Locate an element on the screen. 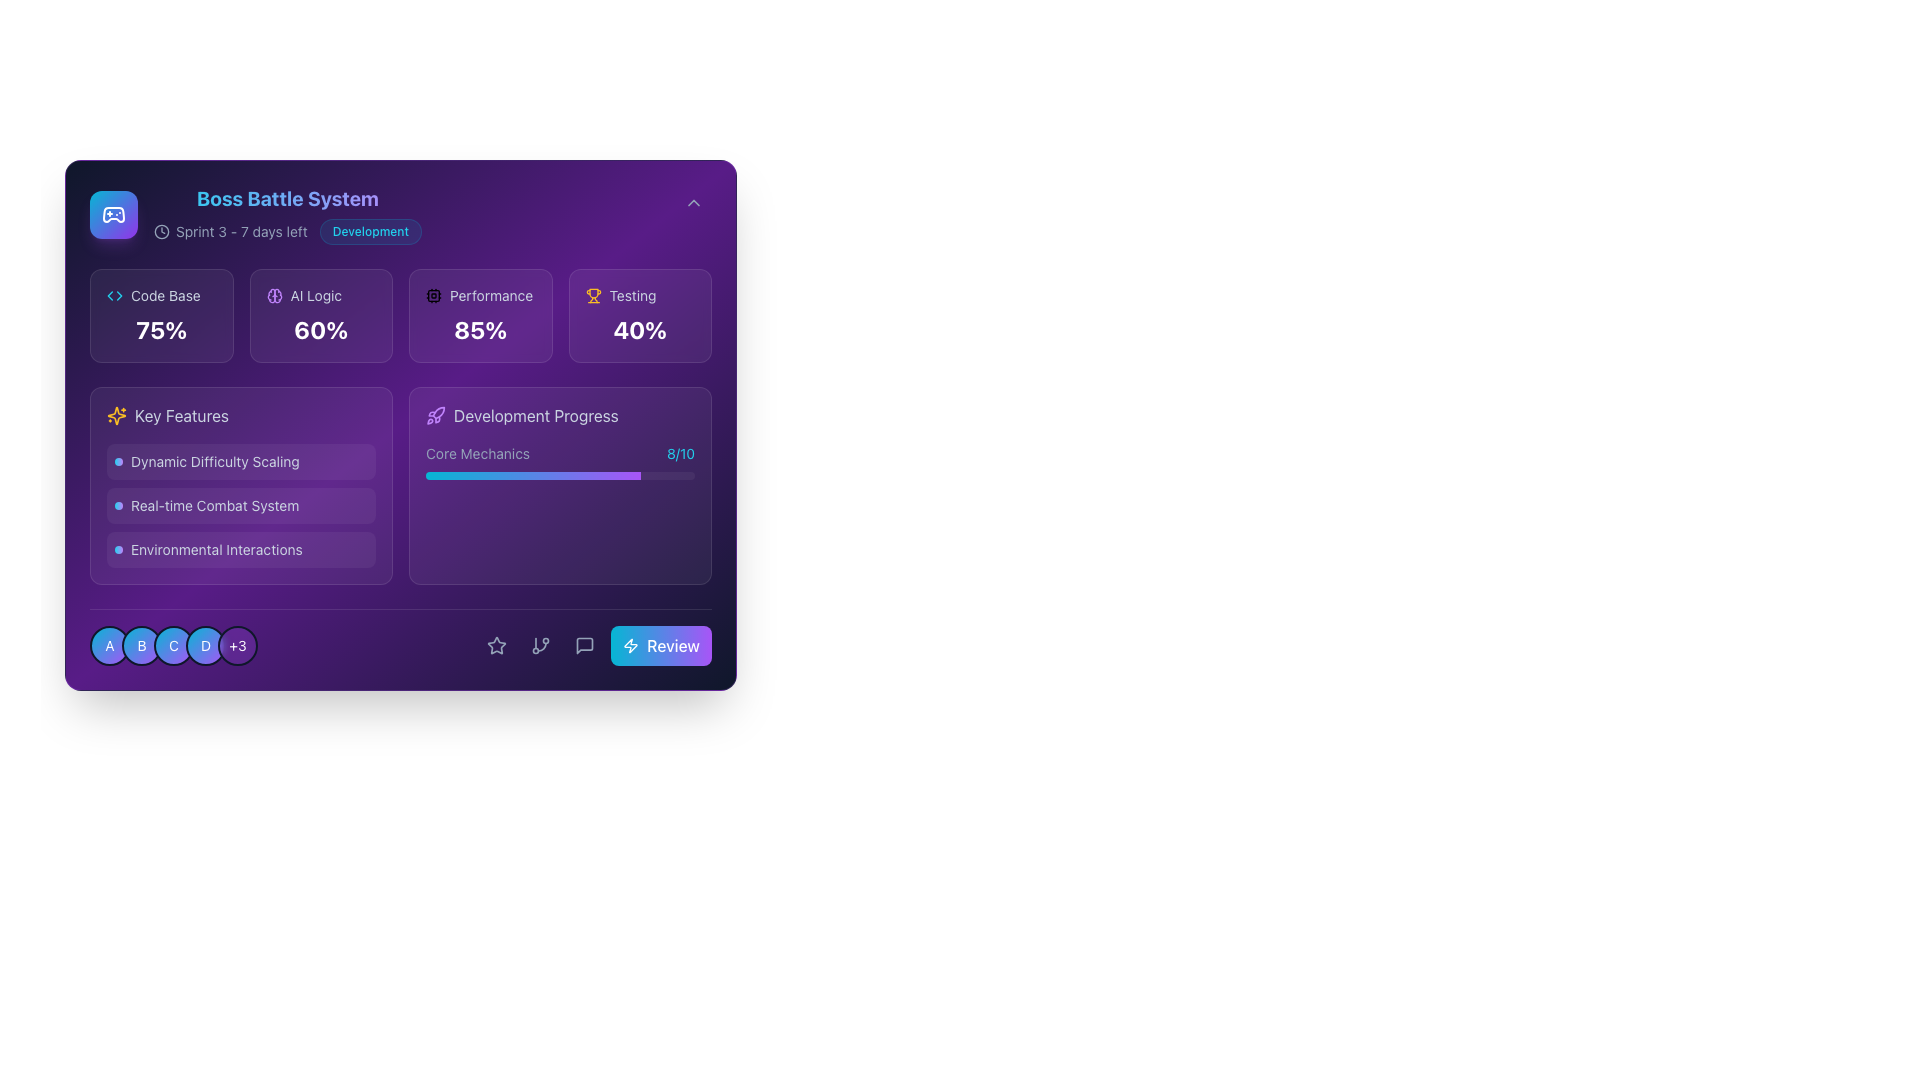 Image resolution: width=1920 pixels, height=1080 pixels. the gaming-related icon located near the top-left corner of the interface, adjacent to the title 'Boss Battle System' is located at coordinates (113, 215).